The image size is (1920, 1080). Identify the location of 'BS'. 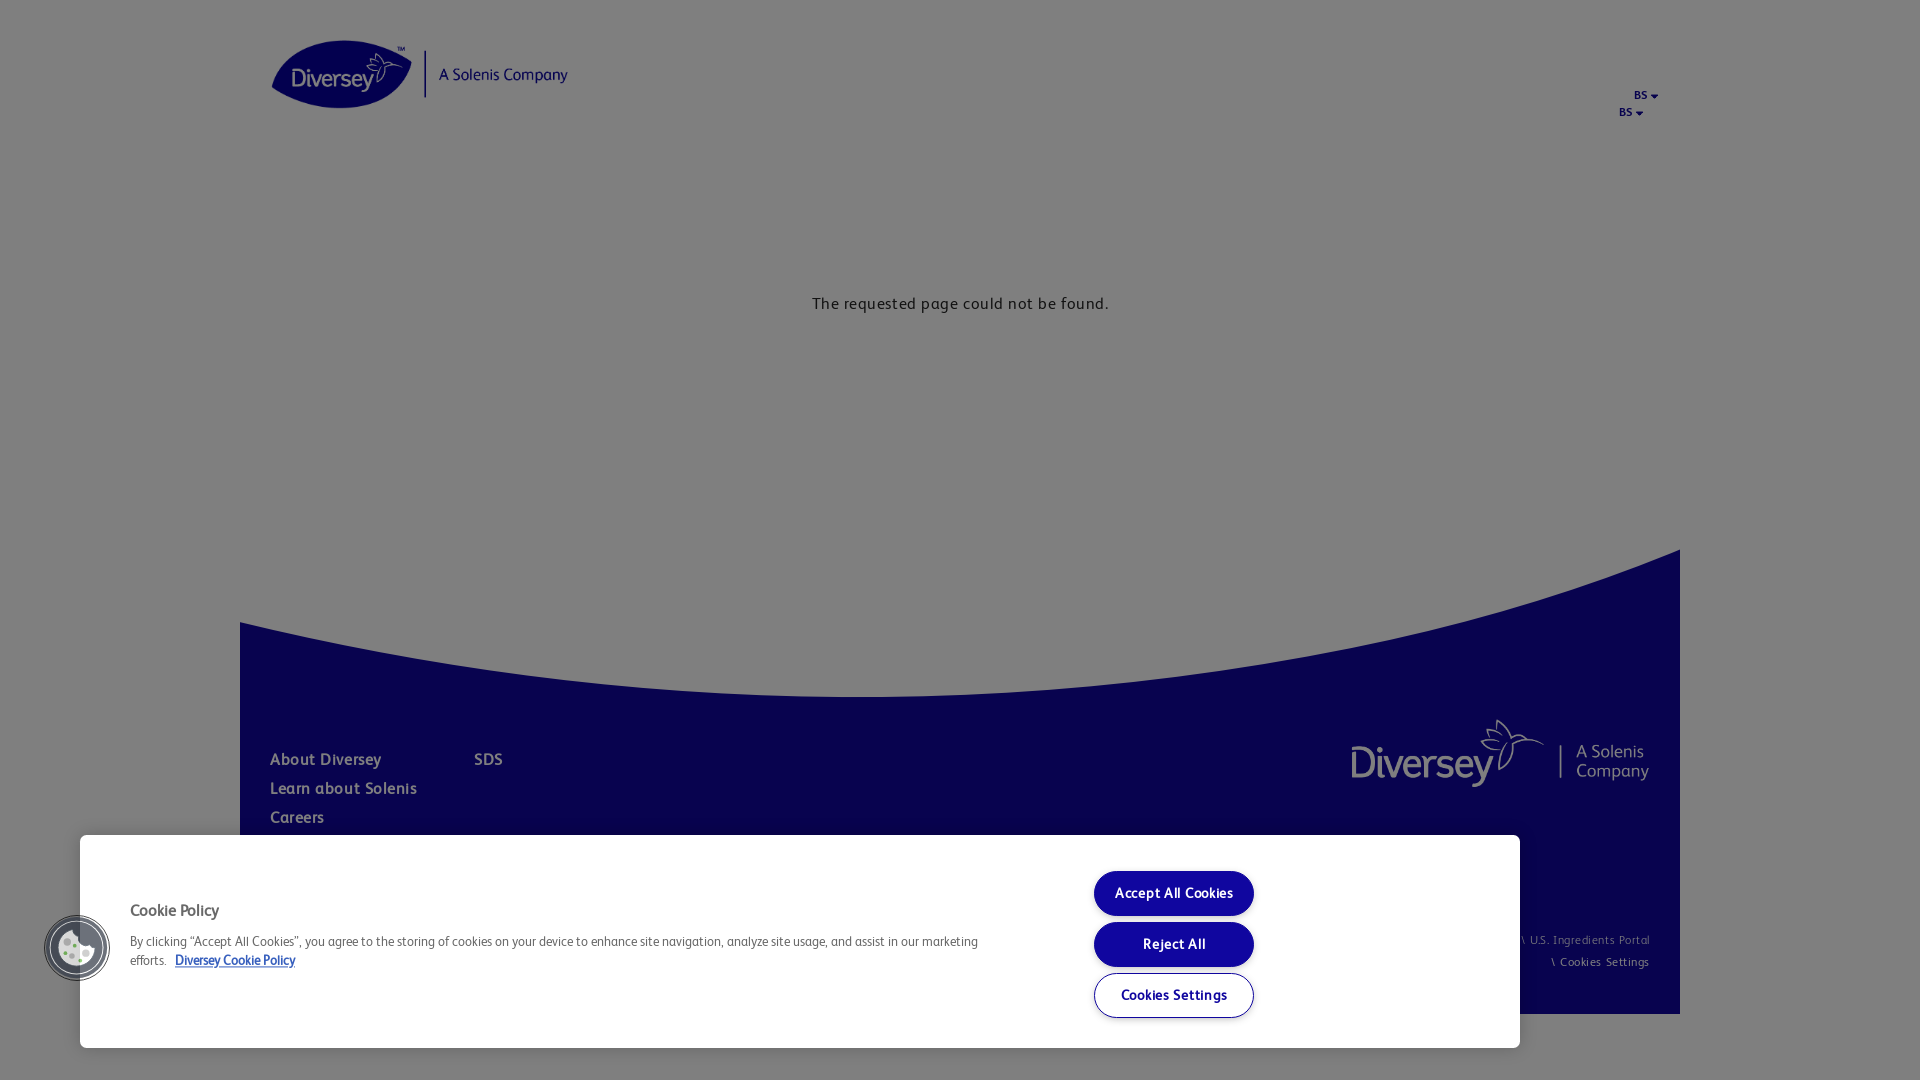
(1641, 95).